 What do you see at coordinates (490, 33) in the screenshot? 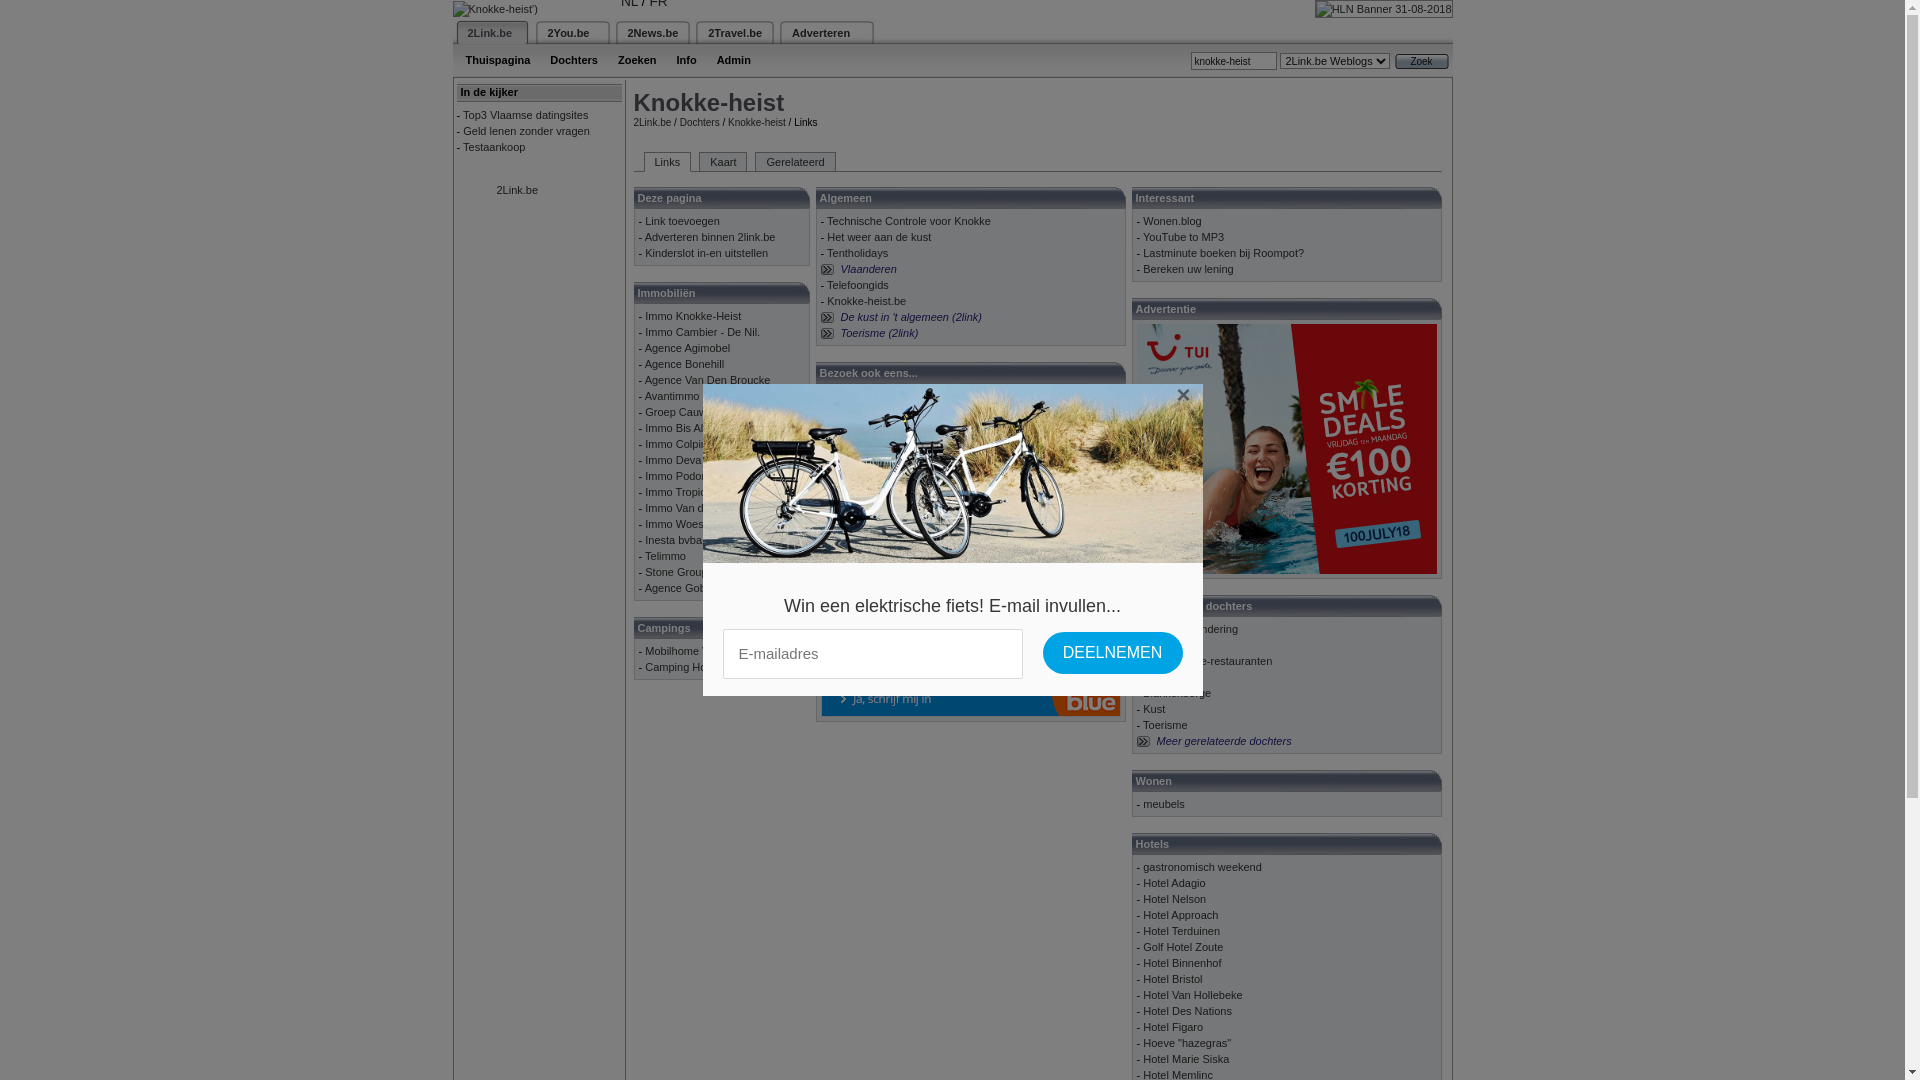
I see `'2Link.be'` at bounding box center [490, 33].